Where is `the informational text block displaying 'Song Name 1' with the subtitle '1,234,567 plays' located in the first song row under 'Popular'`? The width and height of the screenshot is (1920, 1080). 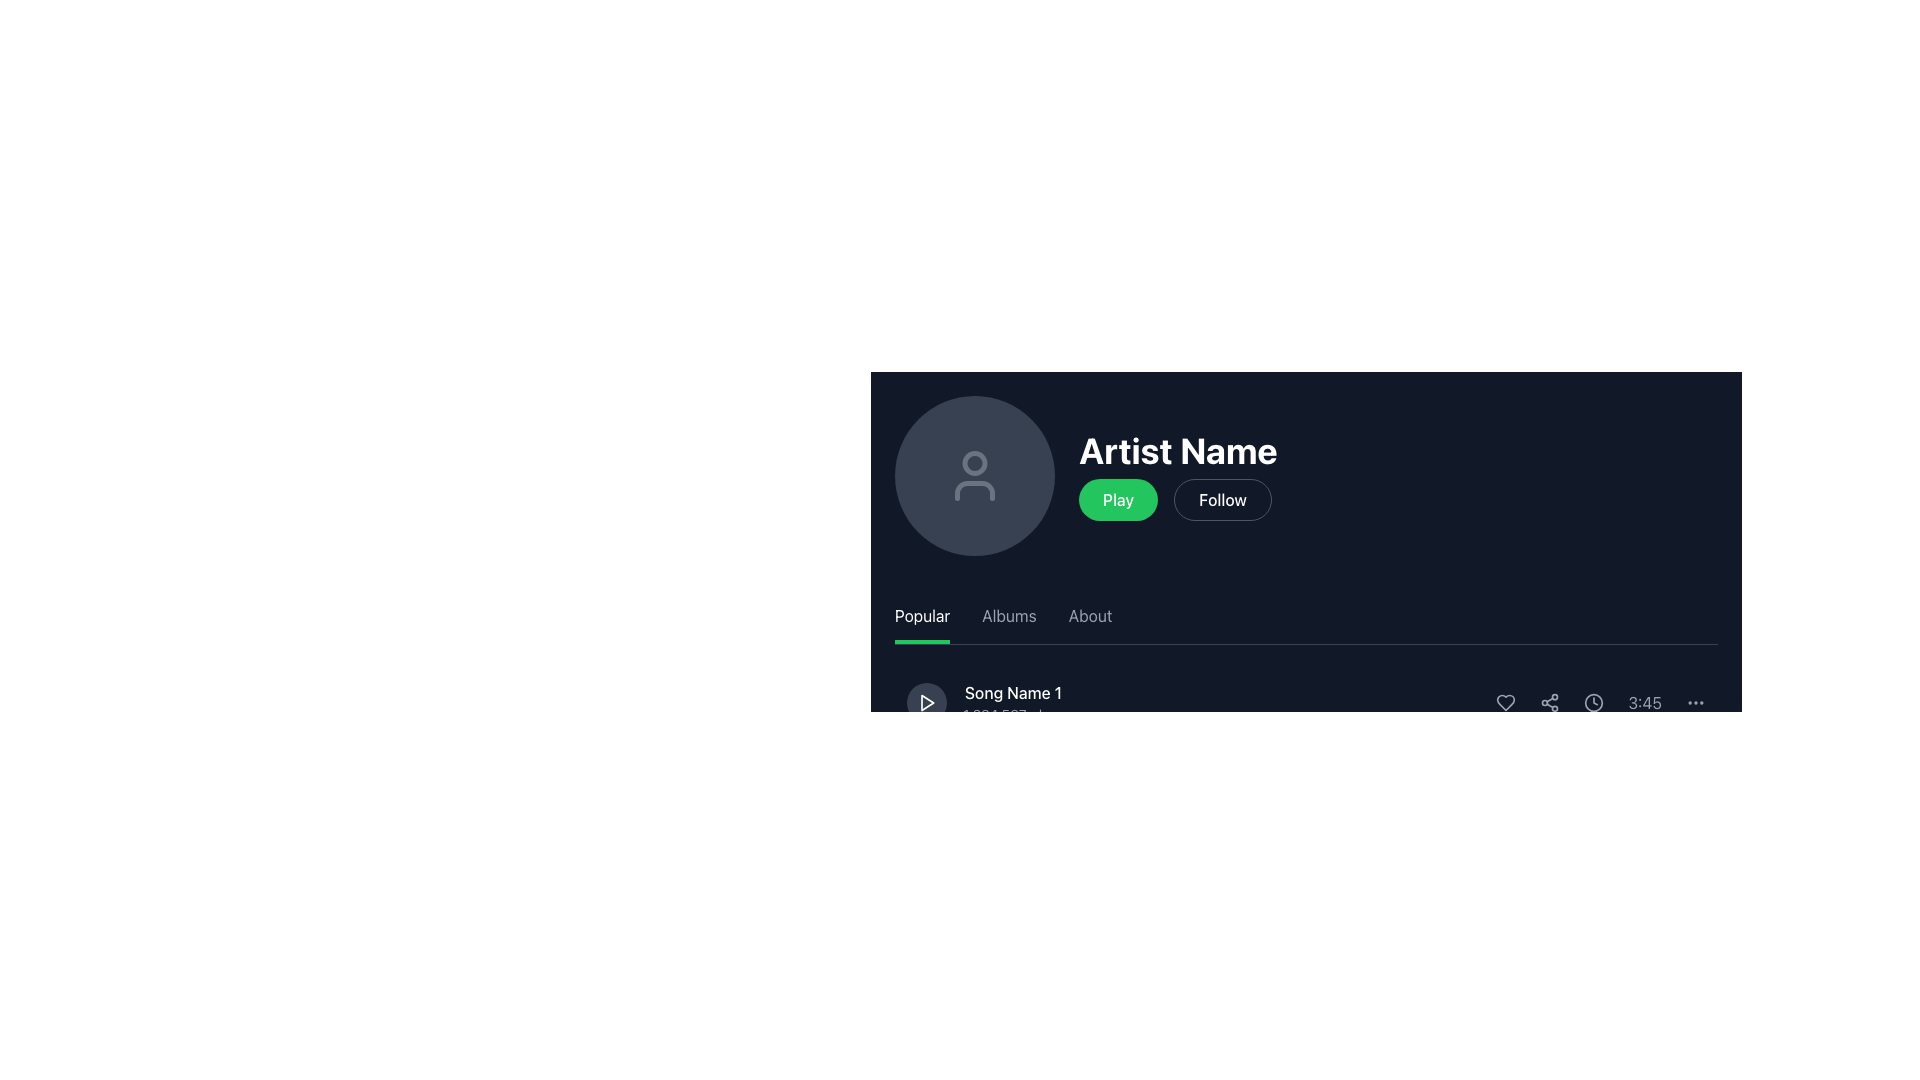 the informational text block displaying 'Song Name 1' with the subtitle '1,234,567 plays' located in the first song row under 'Popular' is located at coordinates (985, 701).